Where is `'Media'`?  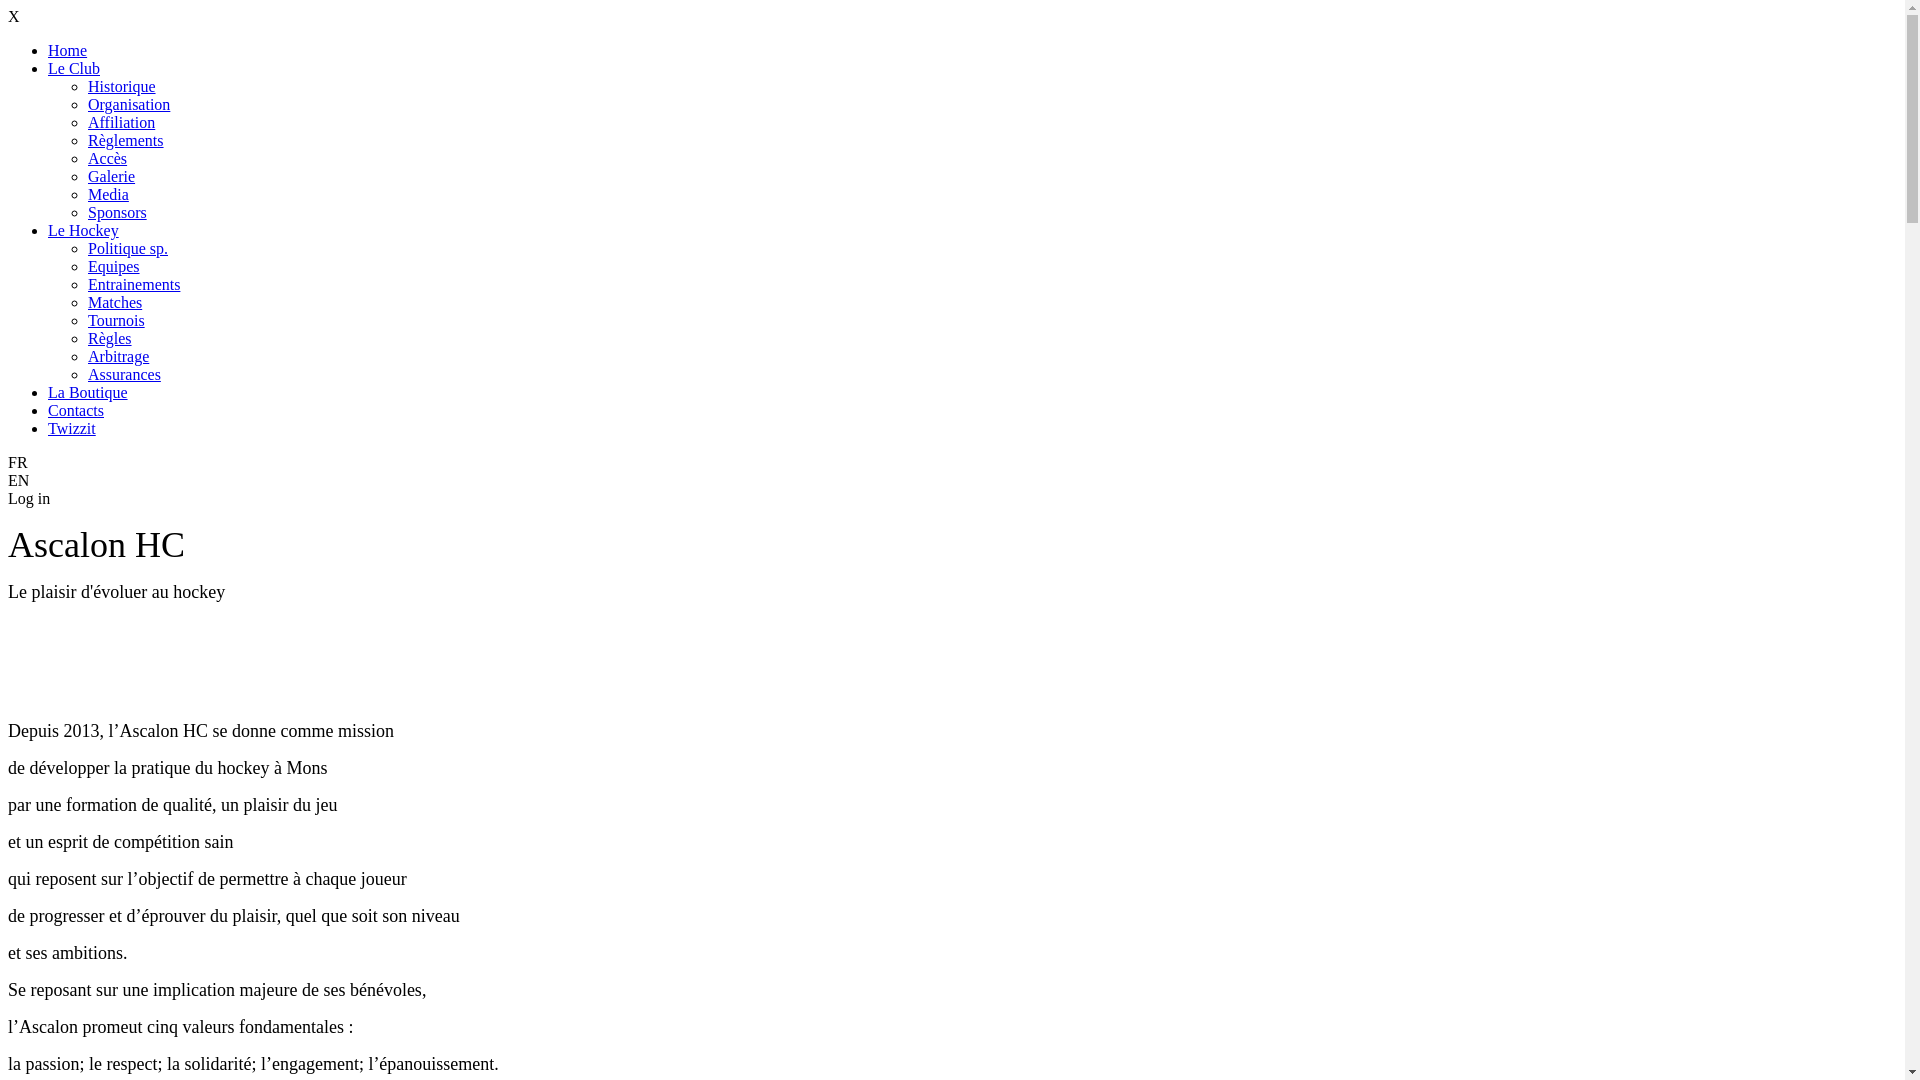
'Media' is located at coordinates (107, 194).